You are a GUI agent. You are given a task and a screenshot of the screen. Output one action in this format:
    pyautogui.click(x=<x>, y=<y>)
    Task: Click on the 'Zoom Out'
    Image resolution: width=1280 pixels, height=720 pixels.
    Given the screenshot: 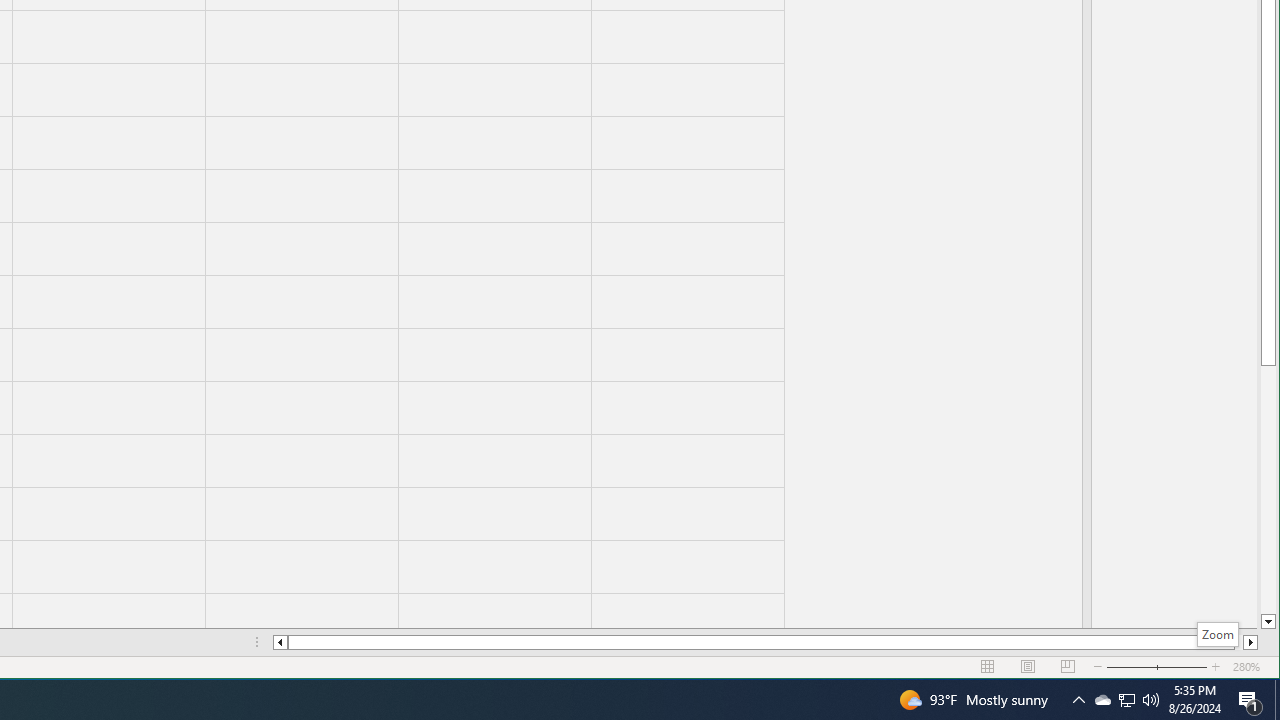 What is the action you would take?
    pyautogui.click(x=1144, y=667)
    